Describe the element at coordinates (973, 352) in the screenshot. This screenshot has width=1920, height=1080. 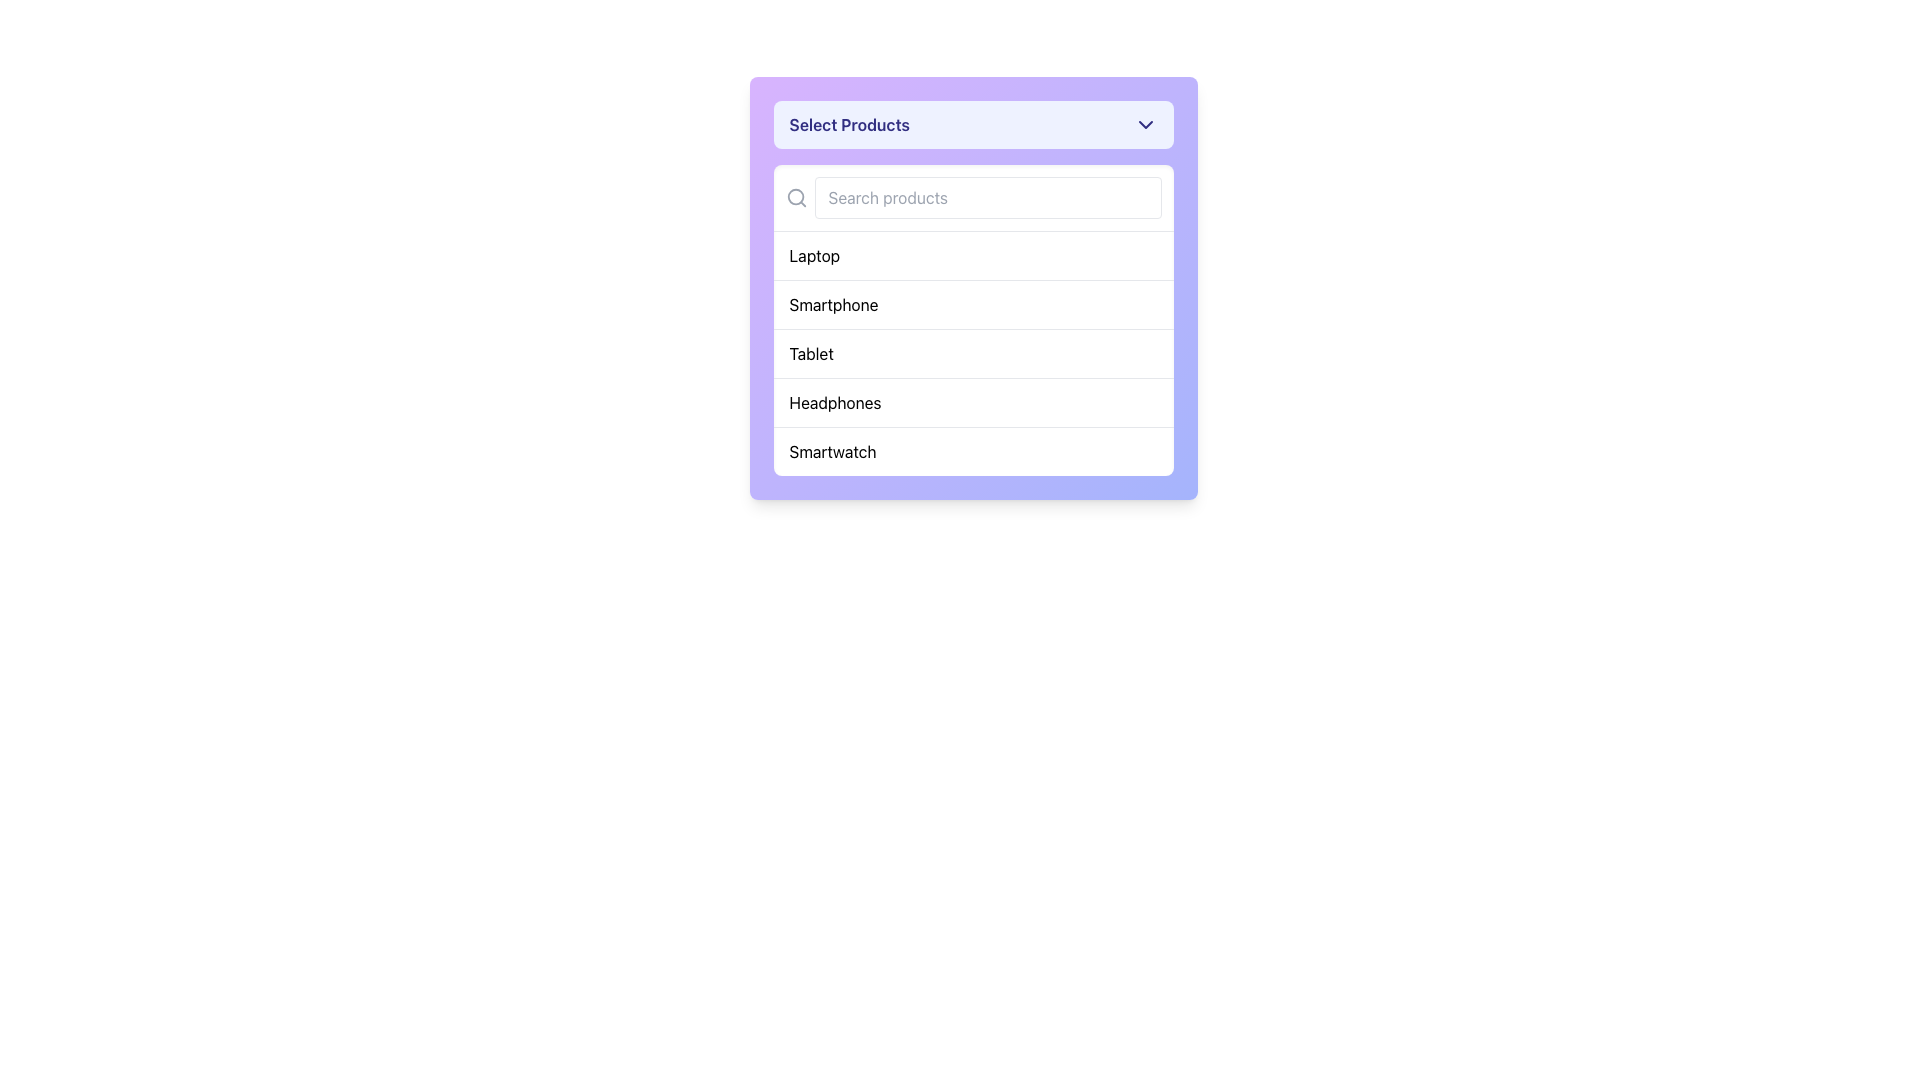
I see `the third item in the 'Select Products' dropdown menu` at that location.